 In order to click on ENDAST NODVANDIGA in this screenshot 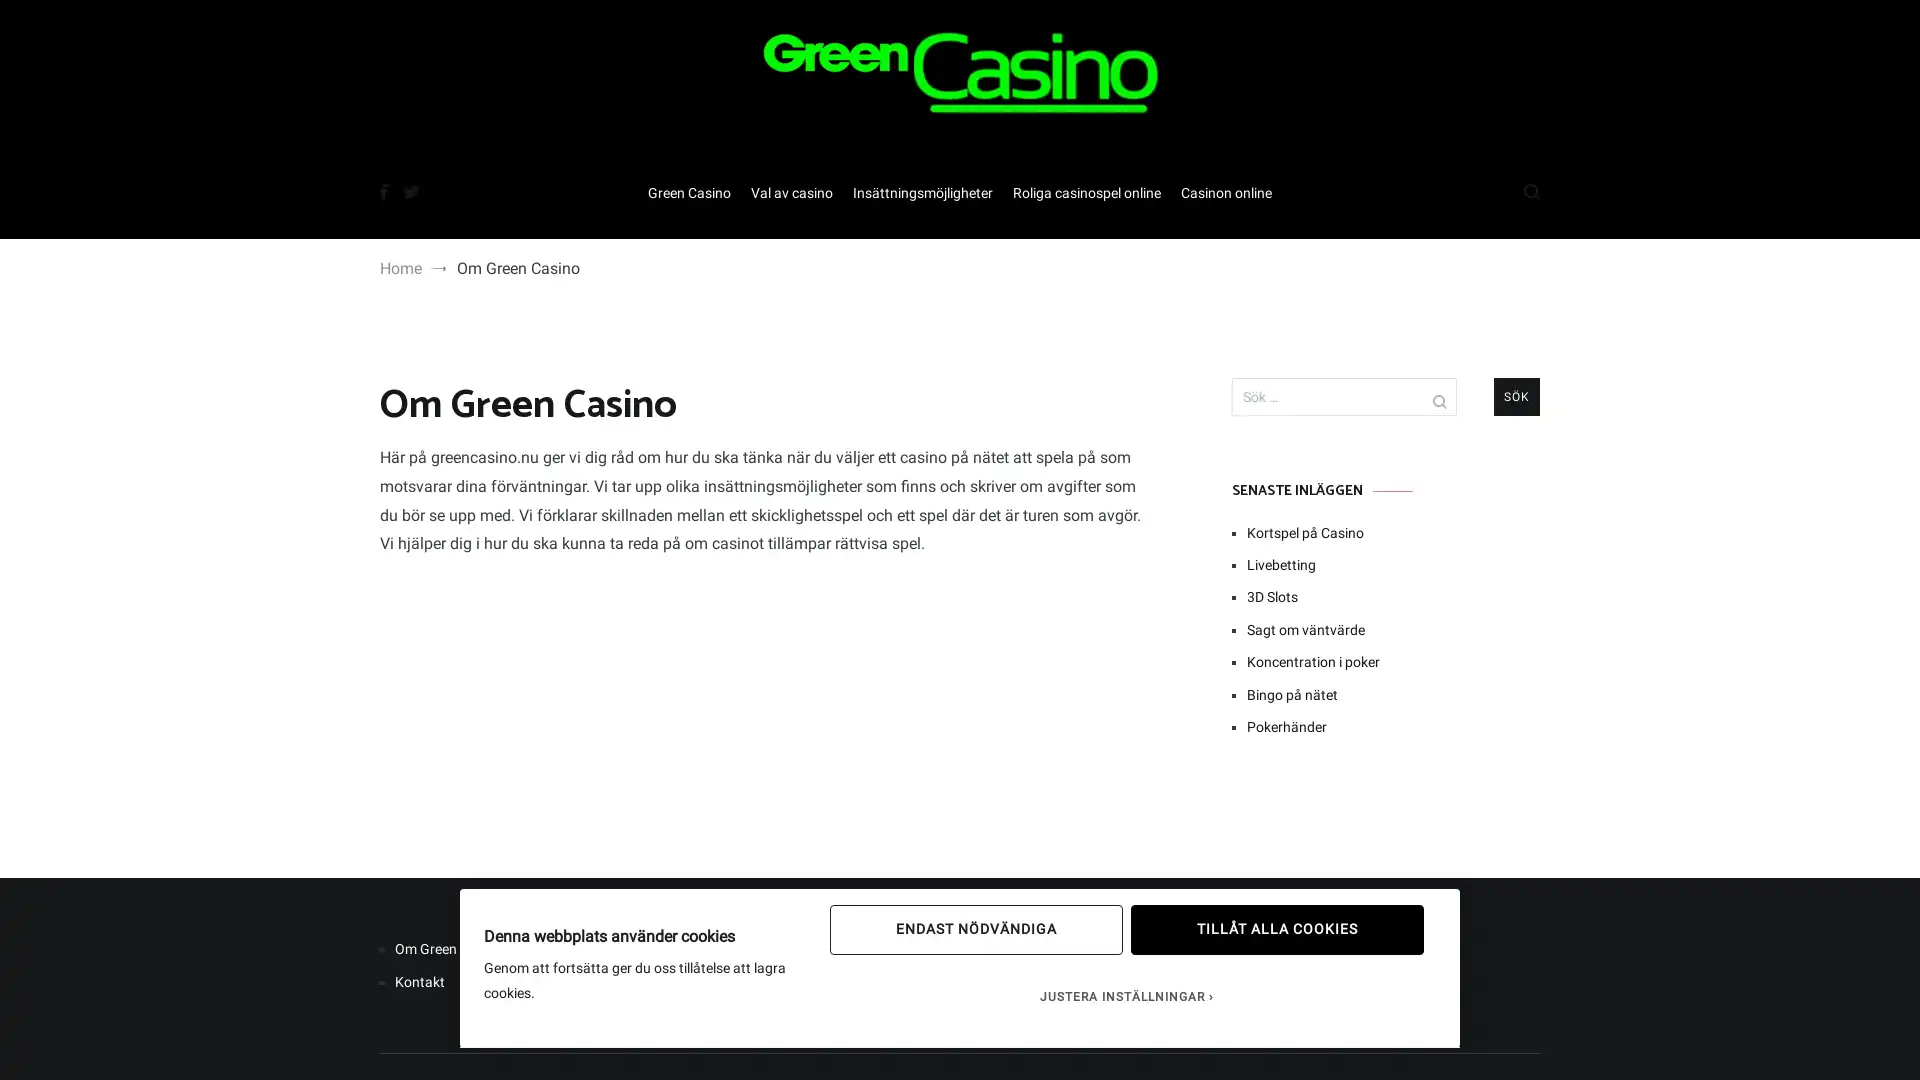, I will do `click(975, 929)`.